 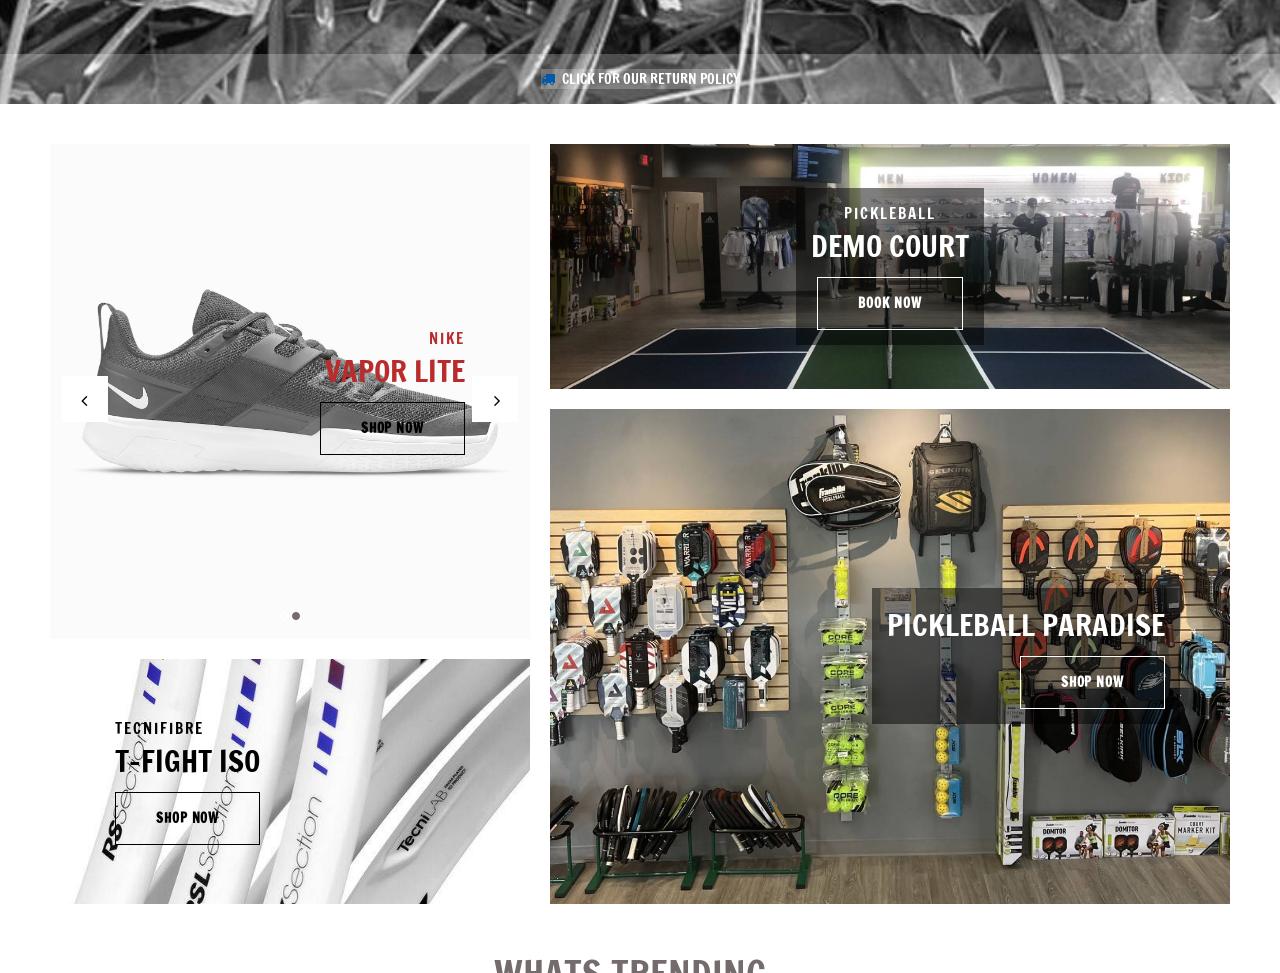 What do you see at coordinates (844, 211) in the screenshot?
I see `'pickleball'` at bounding box center [844, 211].